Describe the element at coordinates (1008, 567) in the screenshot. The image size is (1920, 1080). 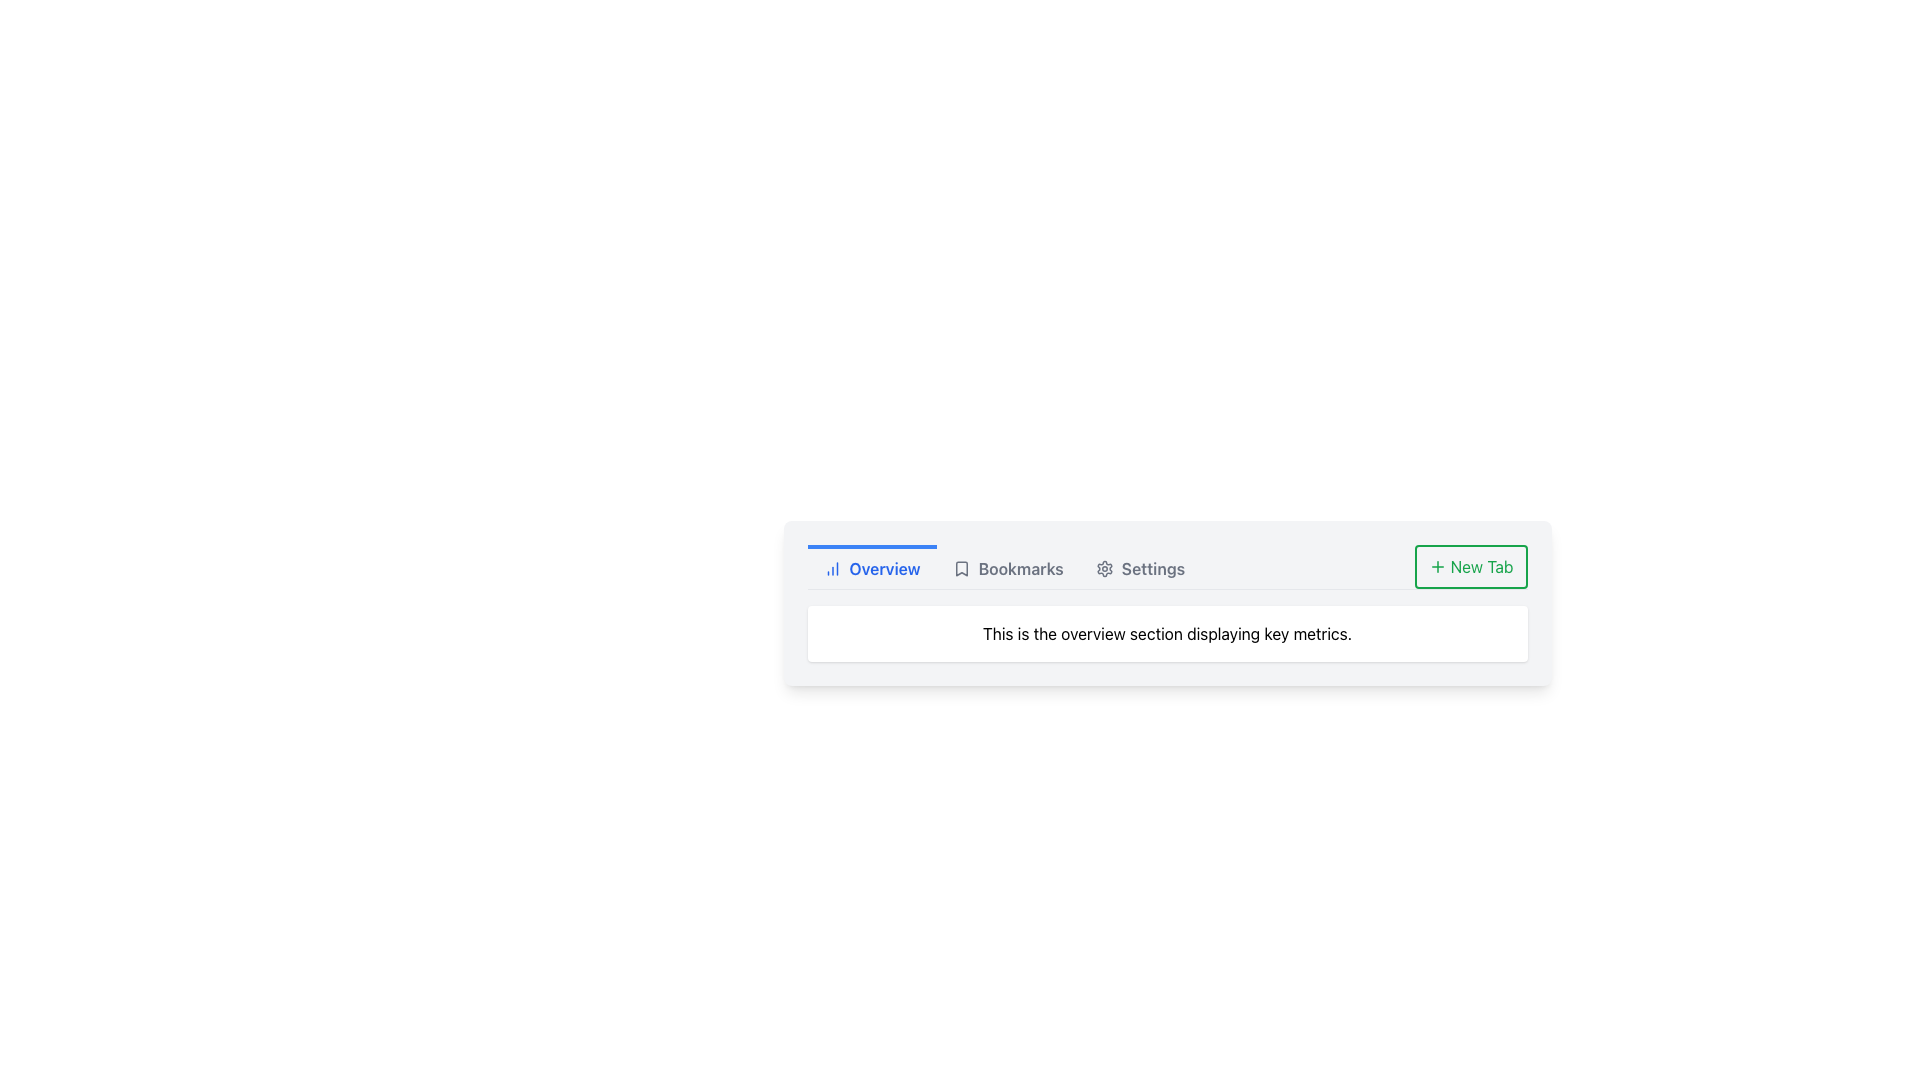
I see `the 'Bookmarks' navigation tab` at that location.